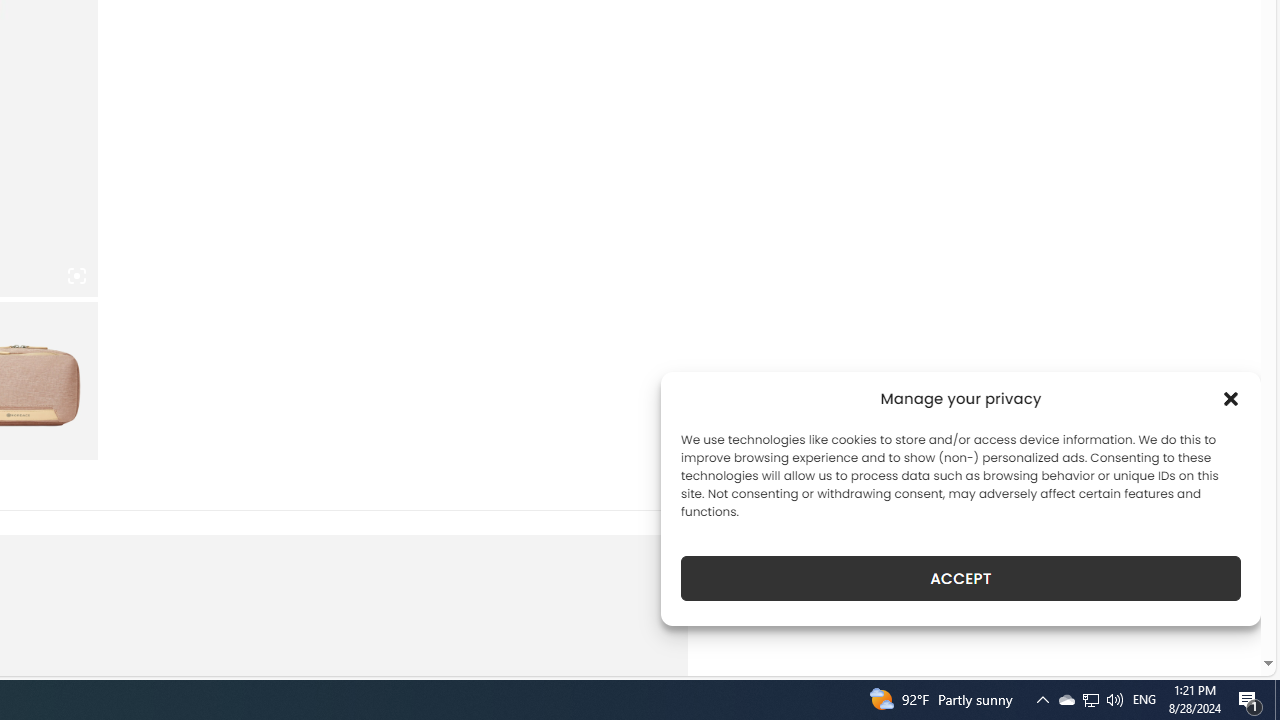 This screenshot has width=1280, height=720. Describe the element at coordinates (1230, 398) in the screenshot. I see `'Class: cmplz-close'` at that location.